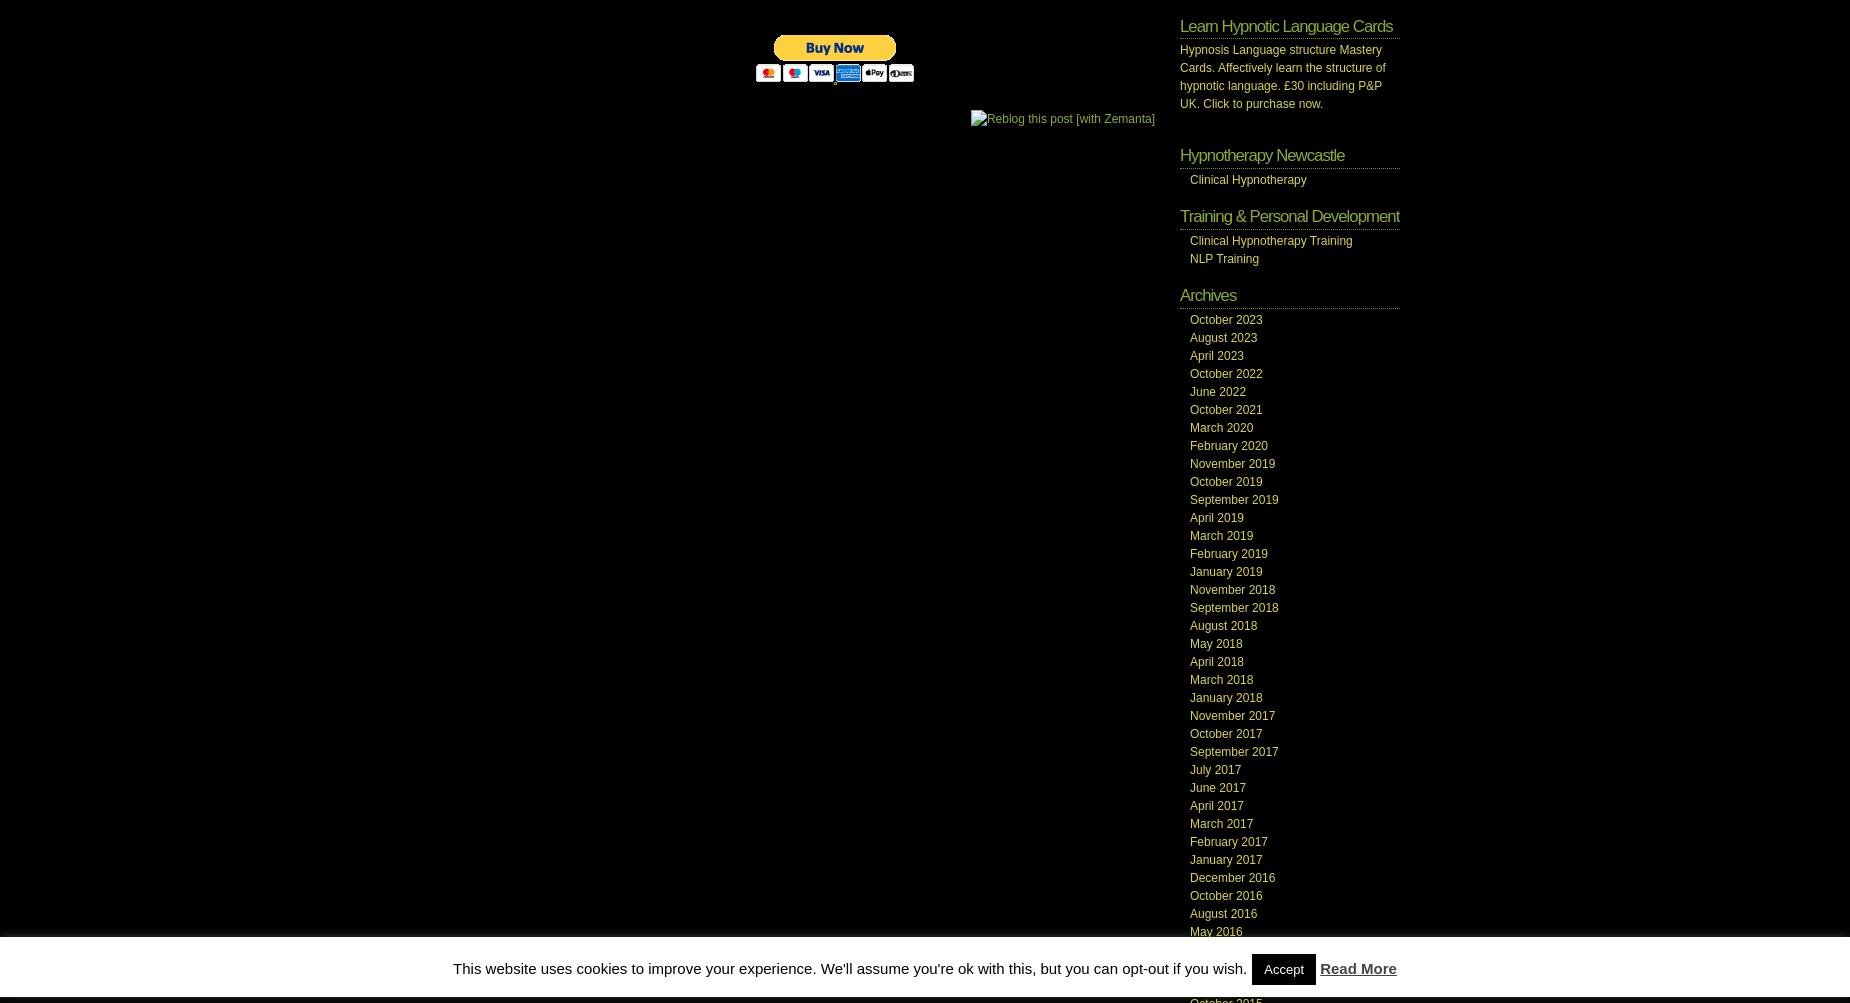 The image size is (1850, 1003). I want to click on 'July 2017', so click(1214, 768).